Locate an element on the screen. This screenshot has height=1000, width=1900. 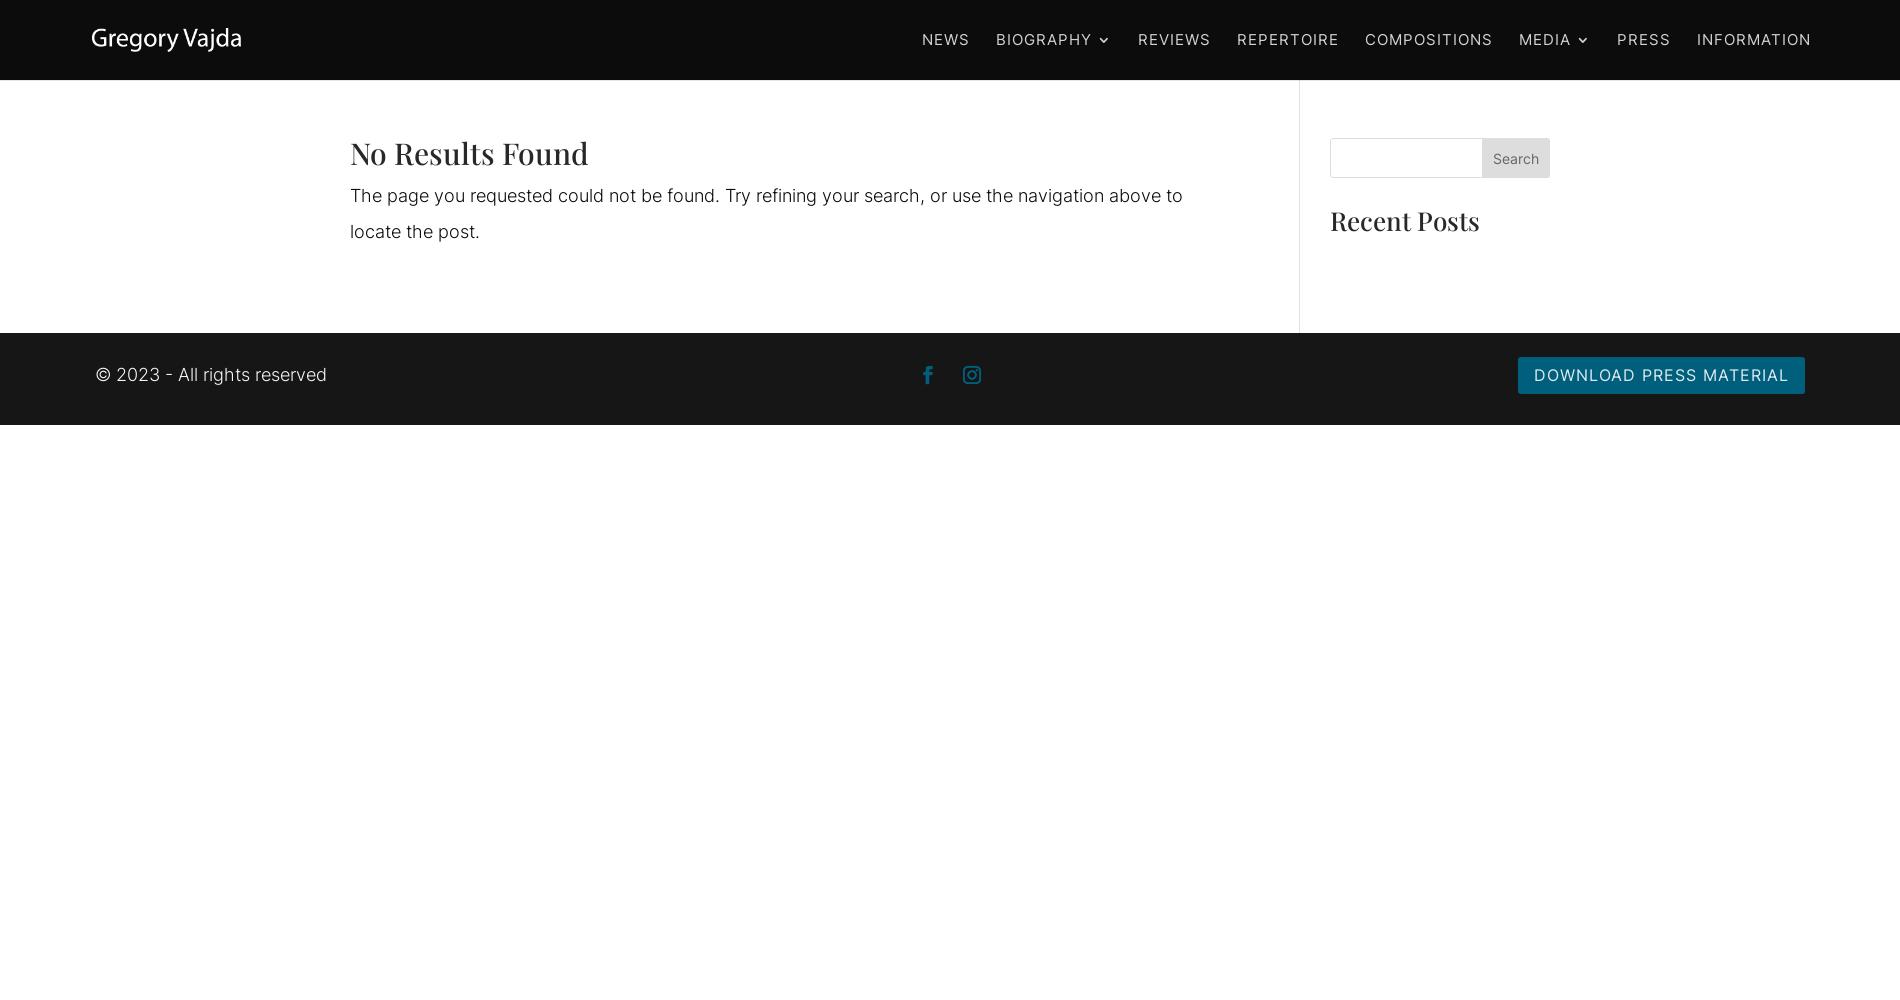
'Conductor' is located at coordinates (1089, 121).